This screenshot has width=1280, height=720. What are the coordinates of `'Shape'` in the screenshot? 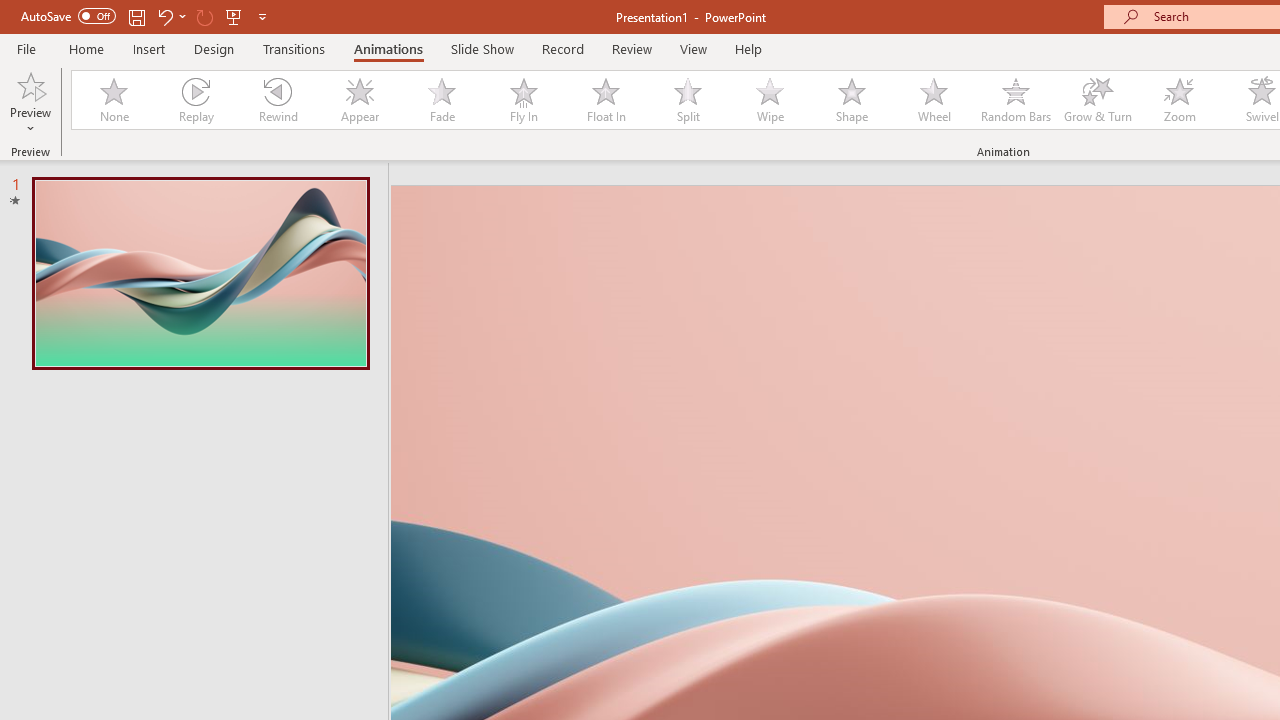 It's located at (852, 100).